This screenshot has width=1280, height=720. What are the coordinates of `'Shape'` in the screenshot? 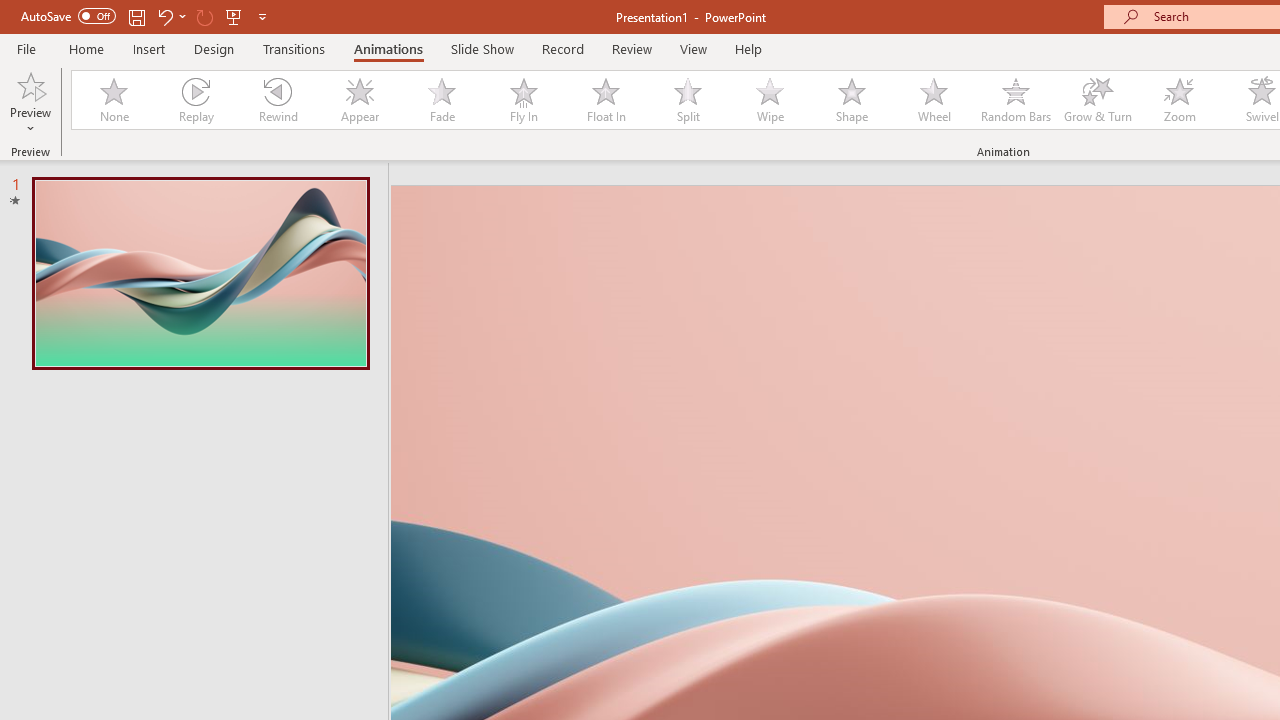 It's located at (852, 100).